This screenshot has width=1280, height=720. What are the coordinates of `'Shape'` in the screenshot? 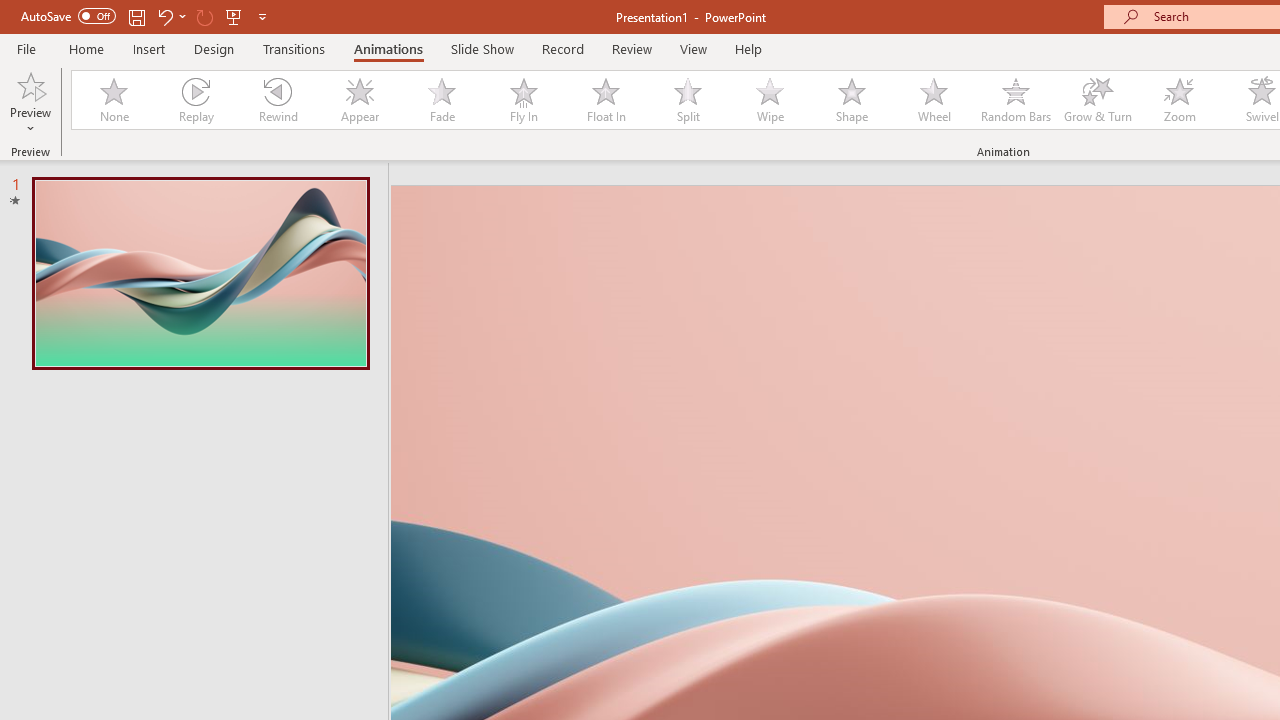 It's located at (852, 100).